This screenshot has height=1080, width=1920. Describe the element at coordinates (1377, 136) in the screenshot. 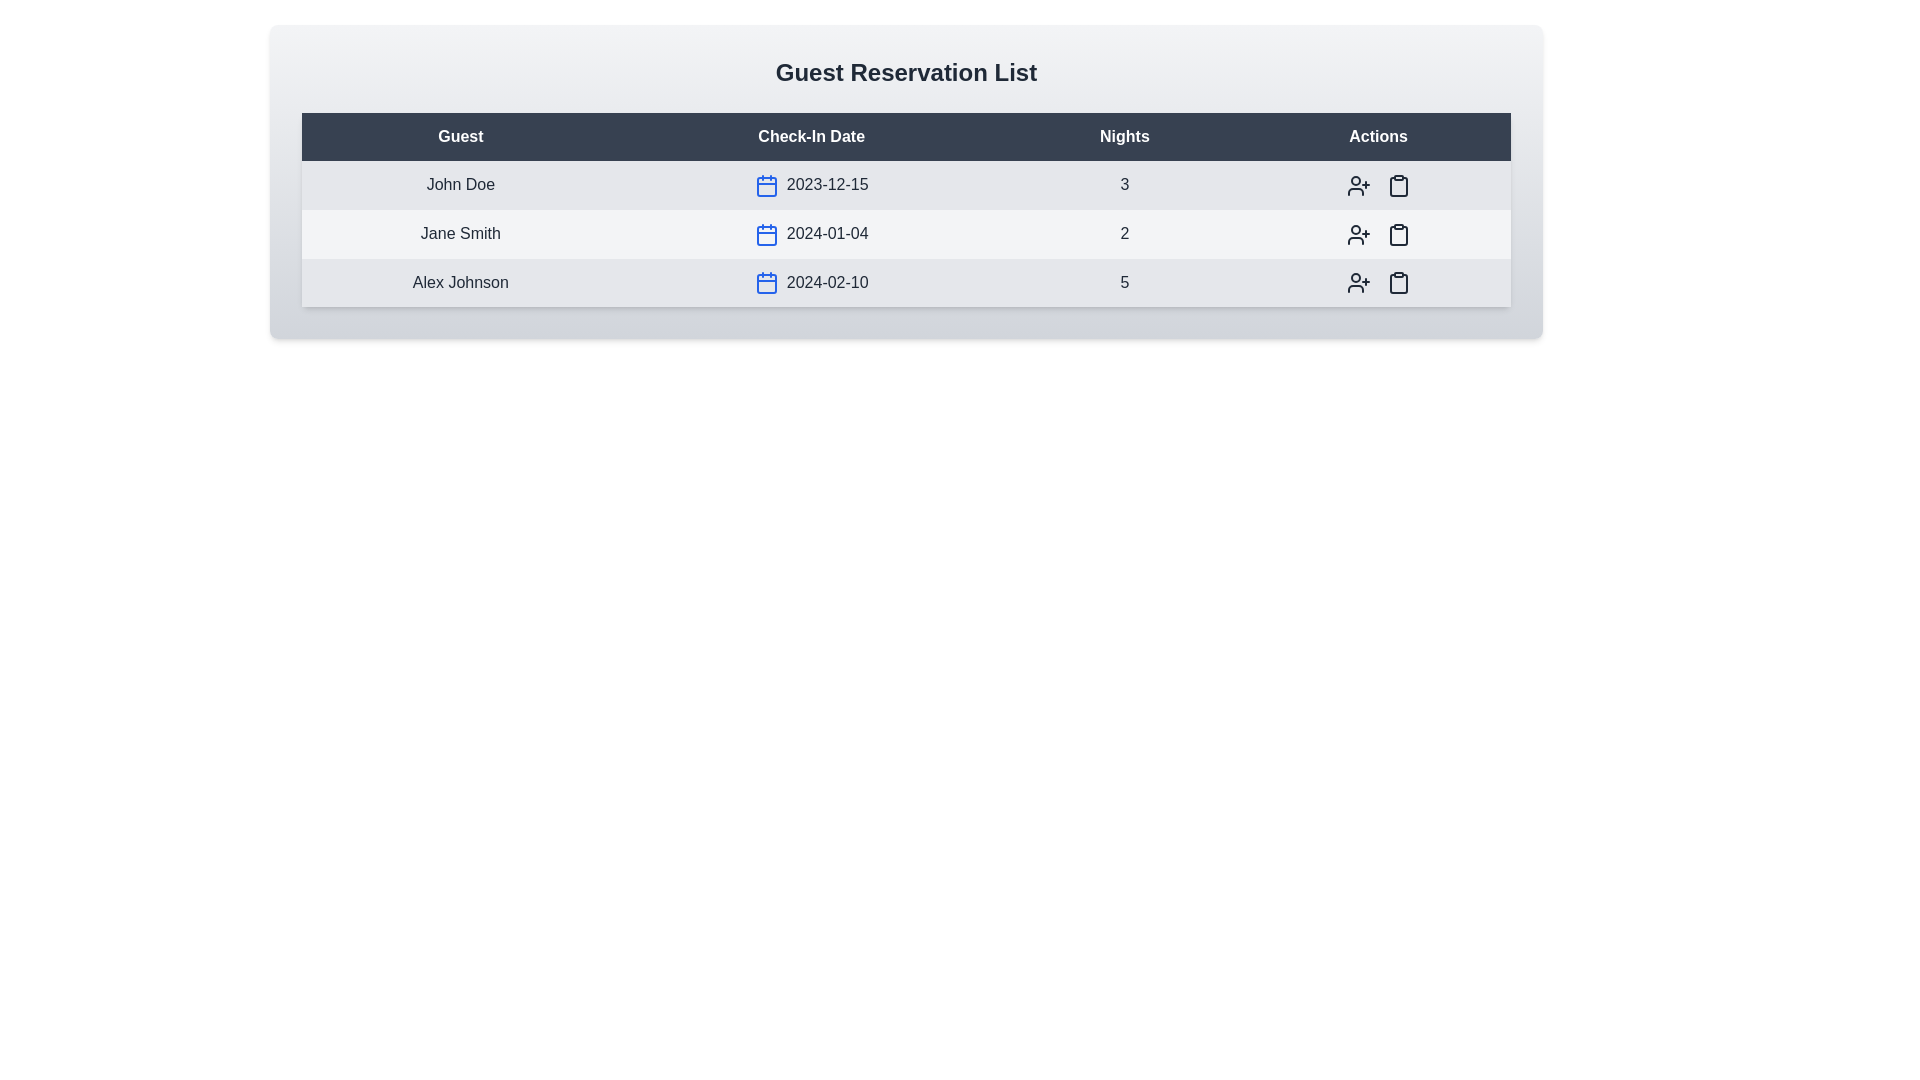

I see `the 'Actions' header text label, which is the rightmost header in a table row and indicates action-related controls` at that location.